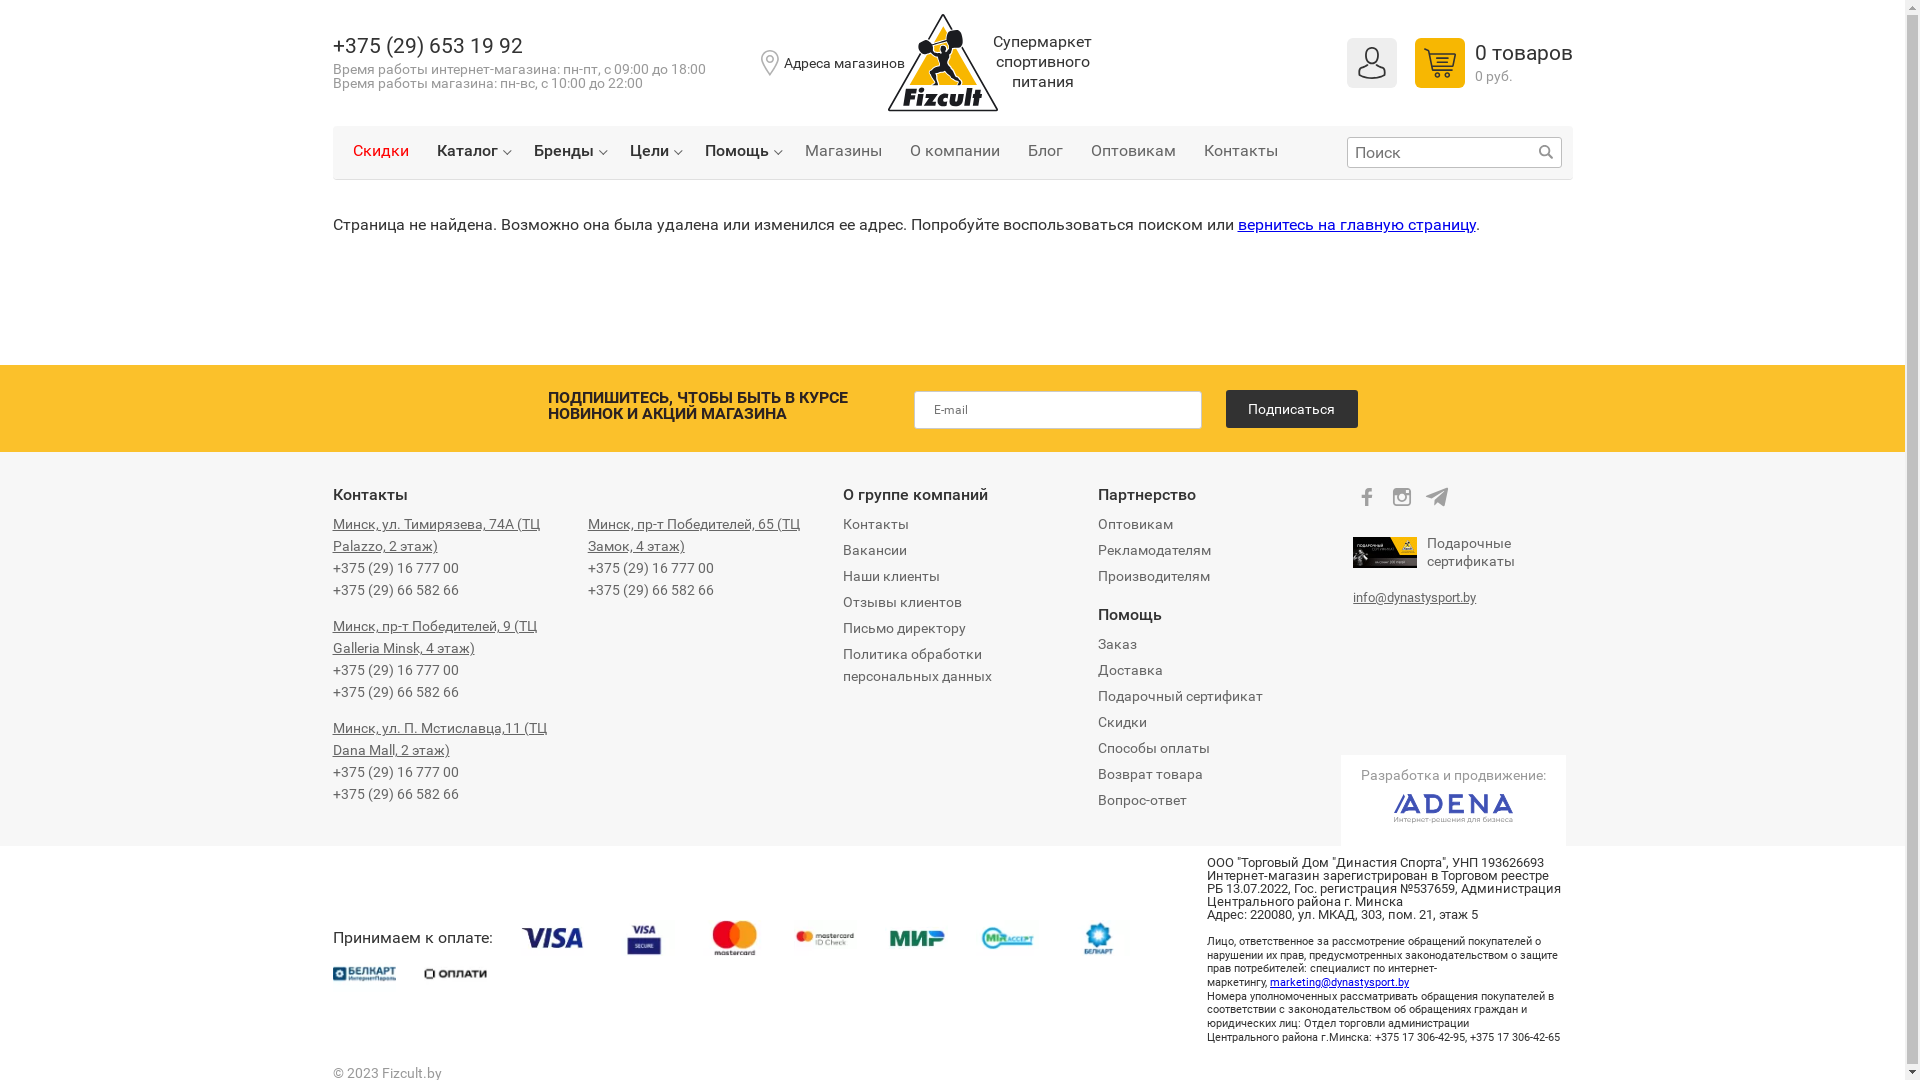  I want to click on '+375 (29) 16 777 00', so click(394, 670).